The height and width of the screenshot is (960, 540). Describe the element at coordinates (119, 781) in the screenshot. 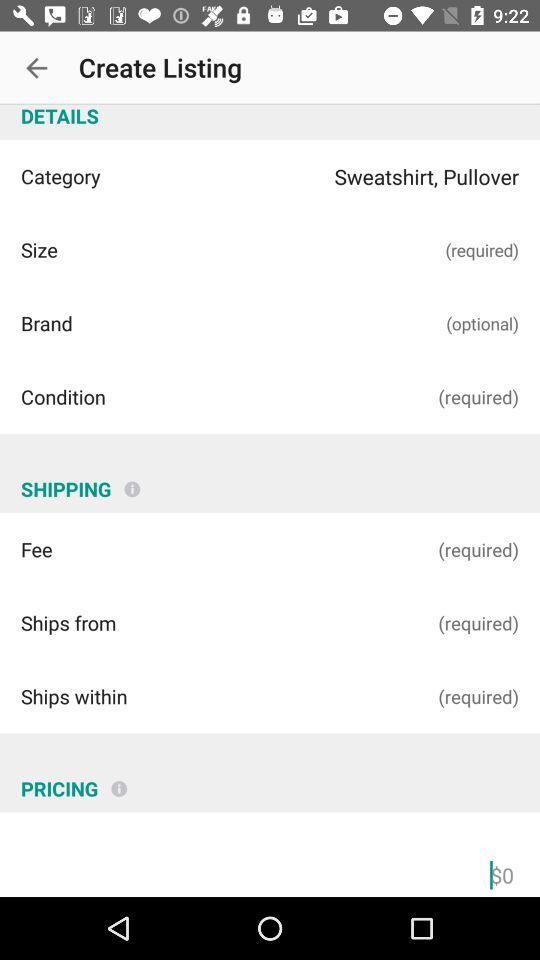

I see `icon below ships within item` at that location.